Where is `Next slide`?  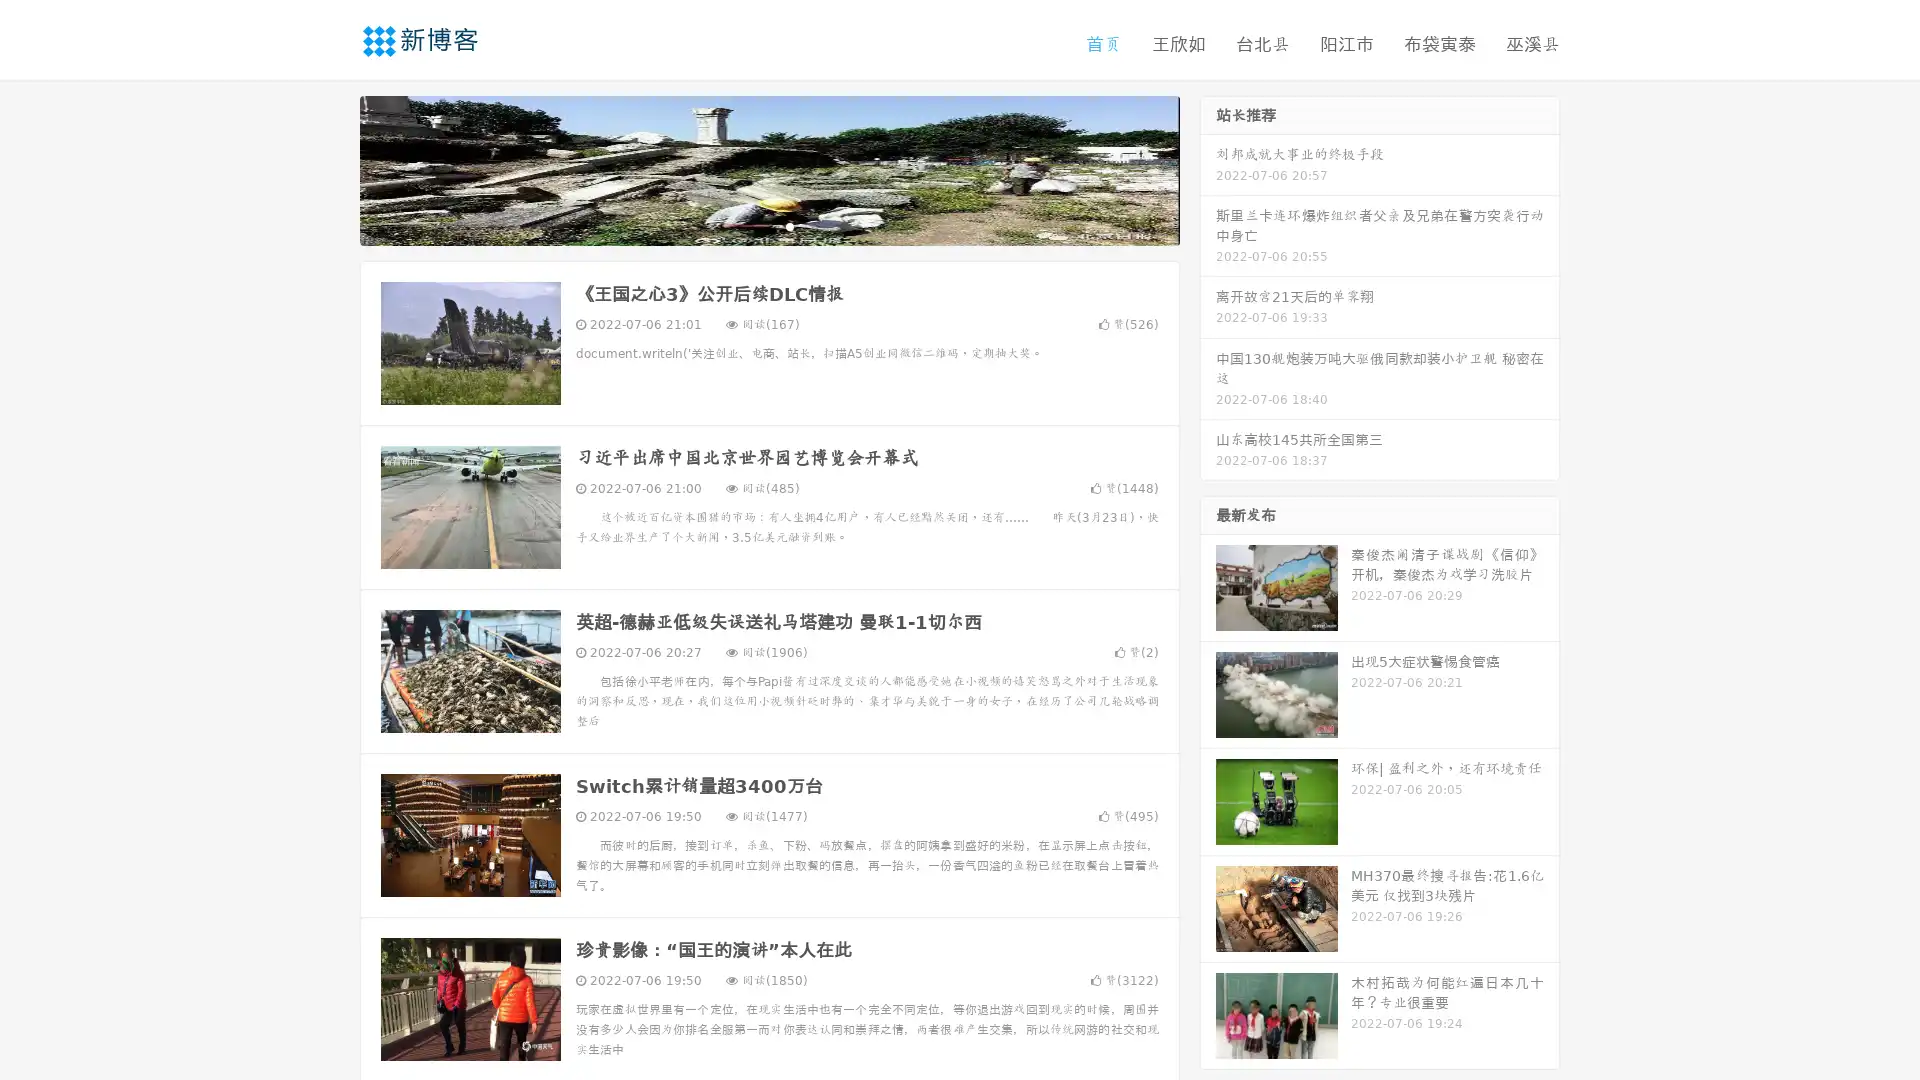 Next slide is located at coordinates (1208, 168).